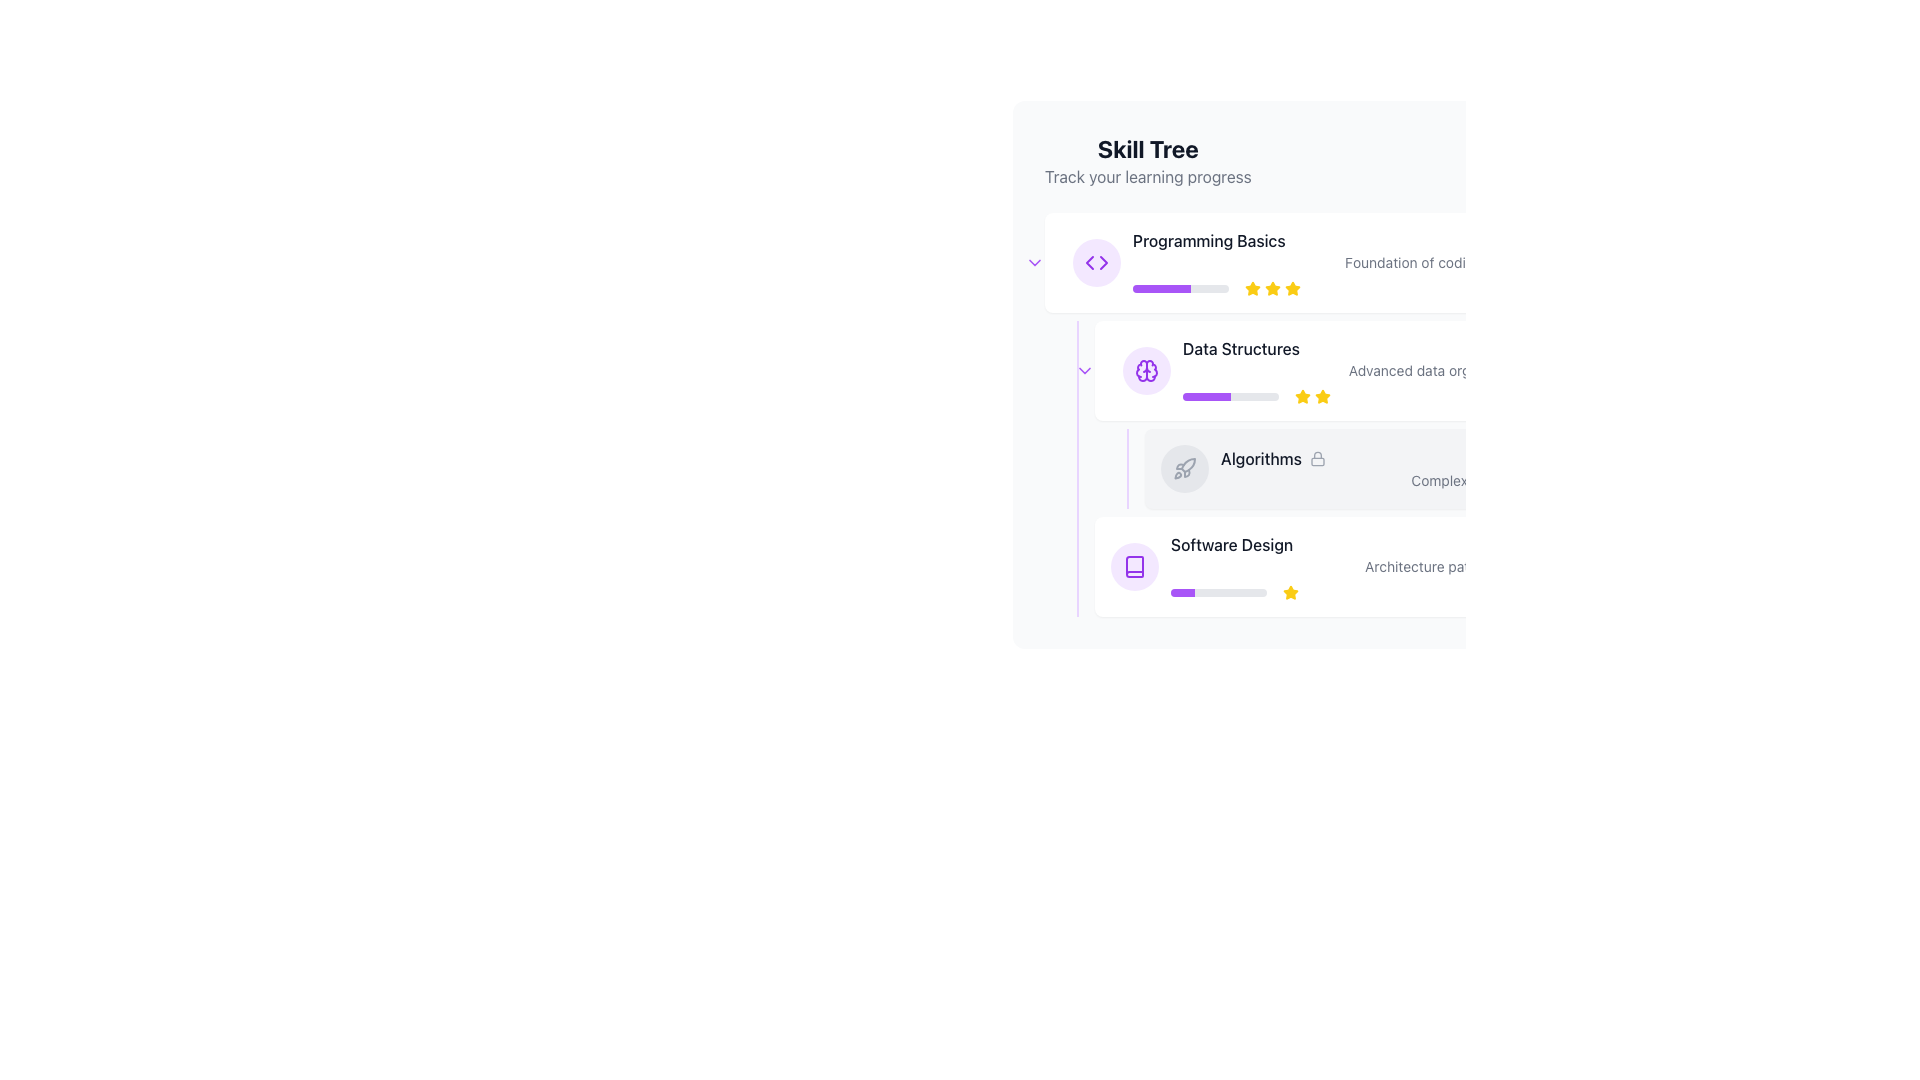 Image resolution: width=1920 pixels, height=1080 pixels. What do you see at coordinates (1218, 592) in the screenshot?
I see `the horizontal progress bar indicating progress in the 'Software Design' section of the 'Skill Tree'` at bounding box center [1218, 592].